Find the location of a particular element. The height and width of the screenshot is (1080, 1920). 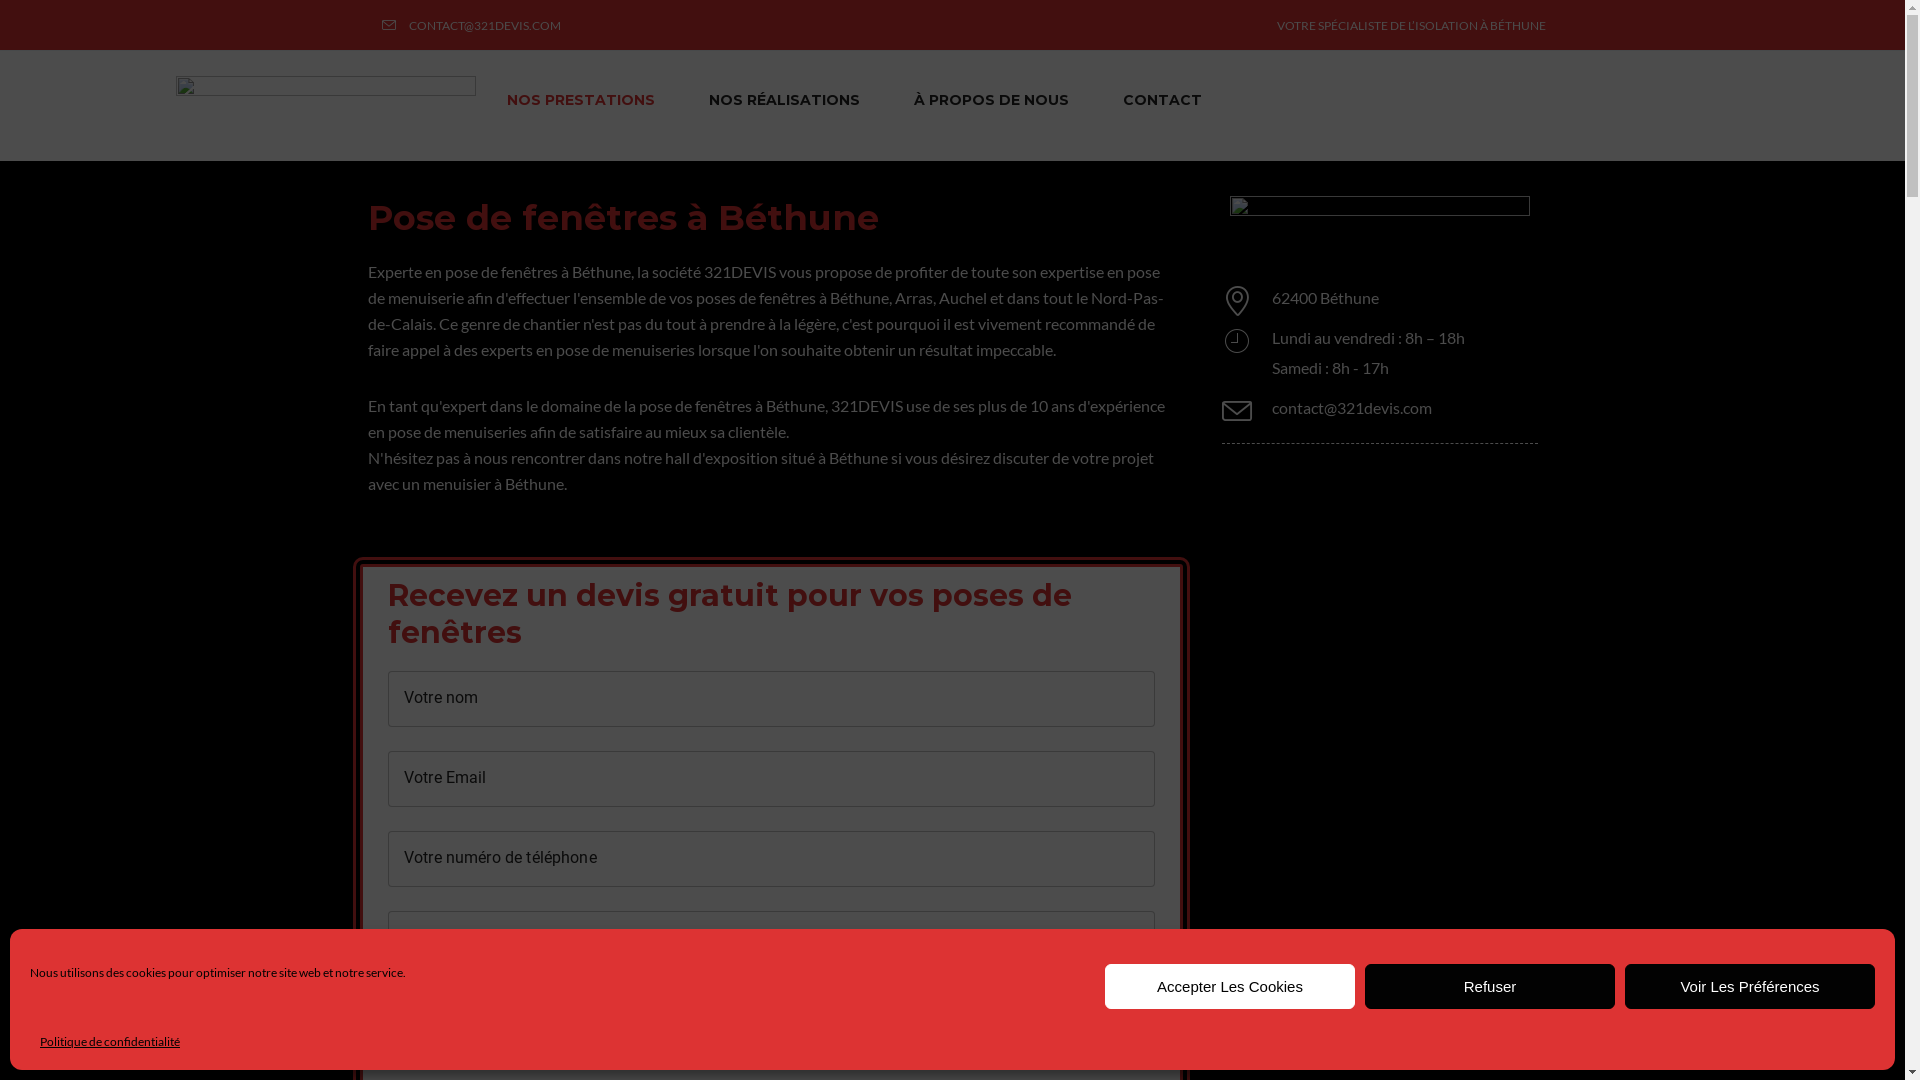

'Accepter Les Cookies' is located at coordinates (1228, 985).